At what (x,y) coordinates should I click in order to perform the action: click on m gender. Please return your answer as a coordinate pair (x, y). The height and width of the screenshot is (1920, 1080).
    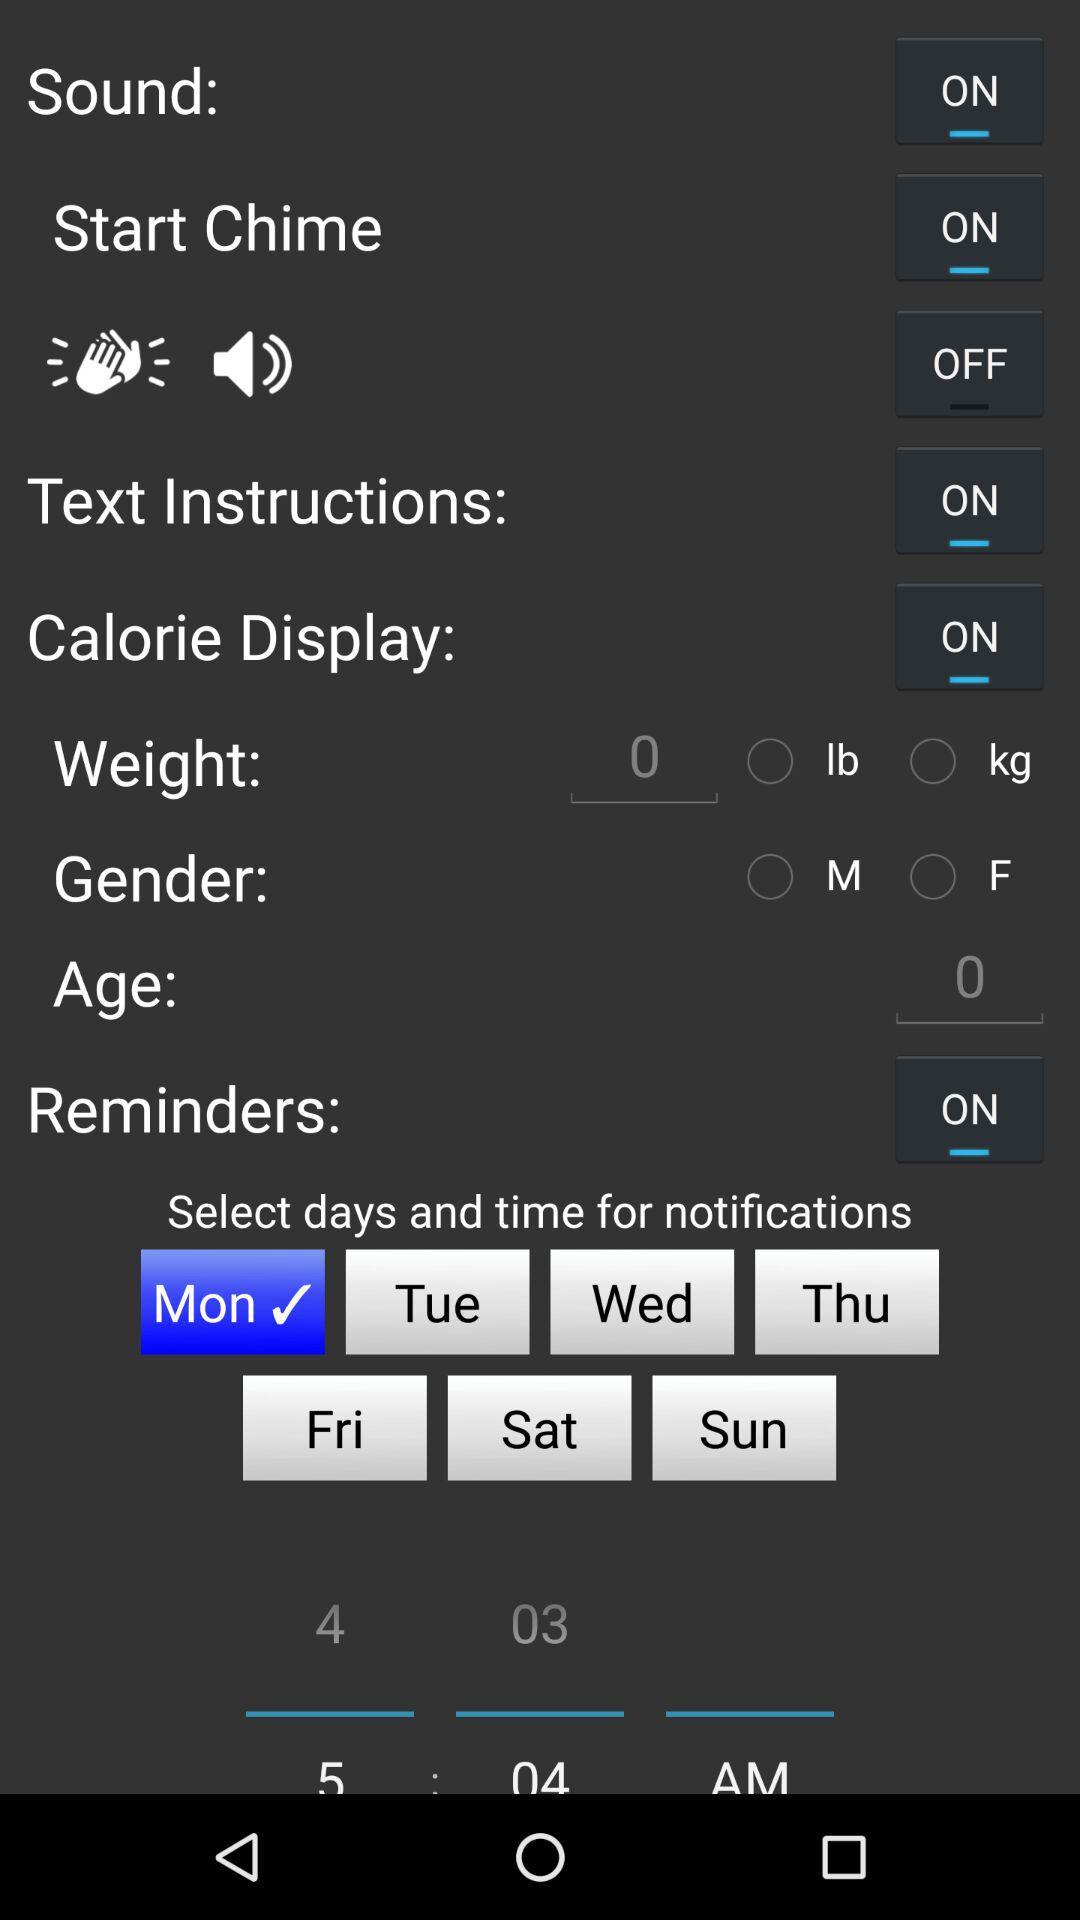
    Looking at the image, I should click on (774, 876).